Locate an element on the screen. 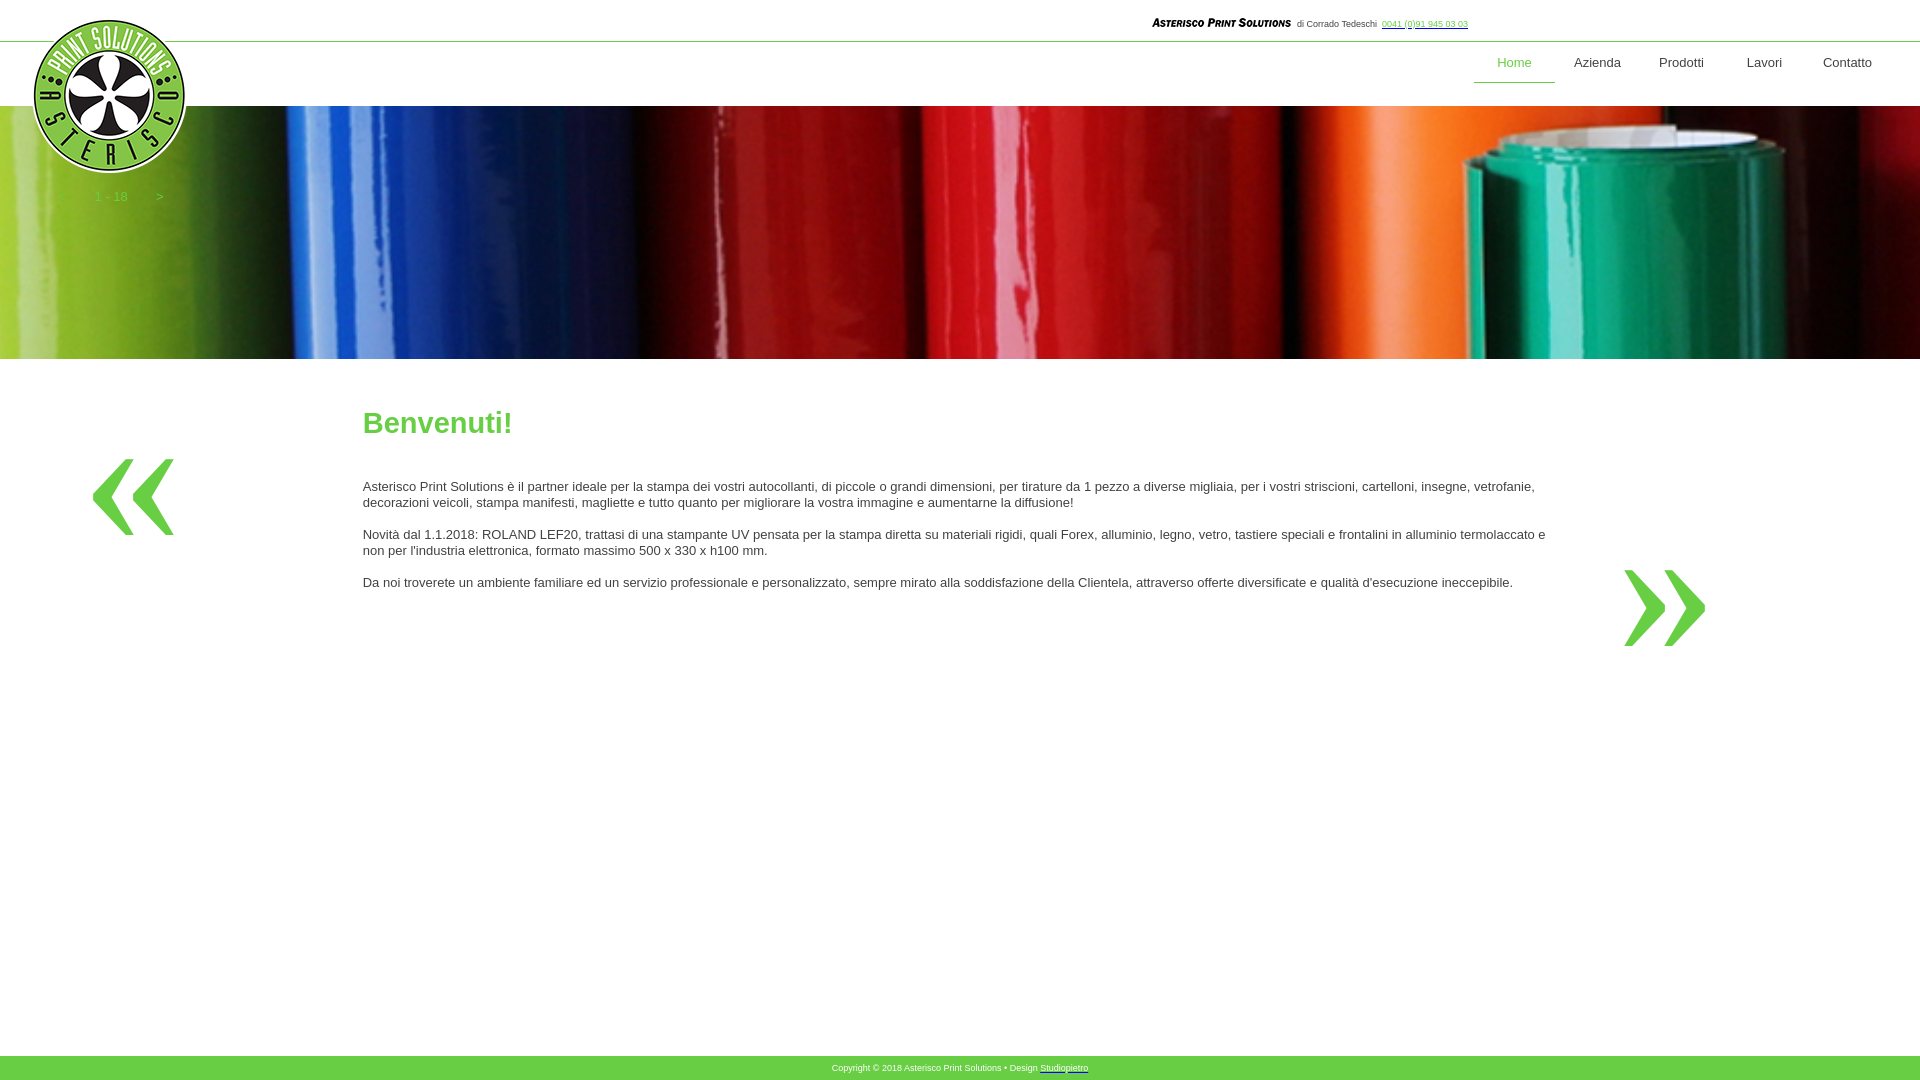 The width and height of the screenshot is (1920, 1080). 'Contatto' is located at coordinates (1846, 62).